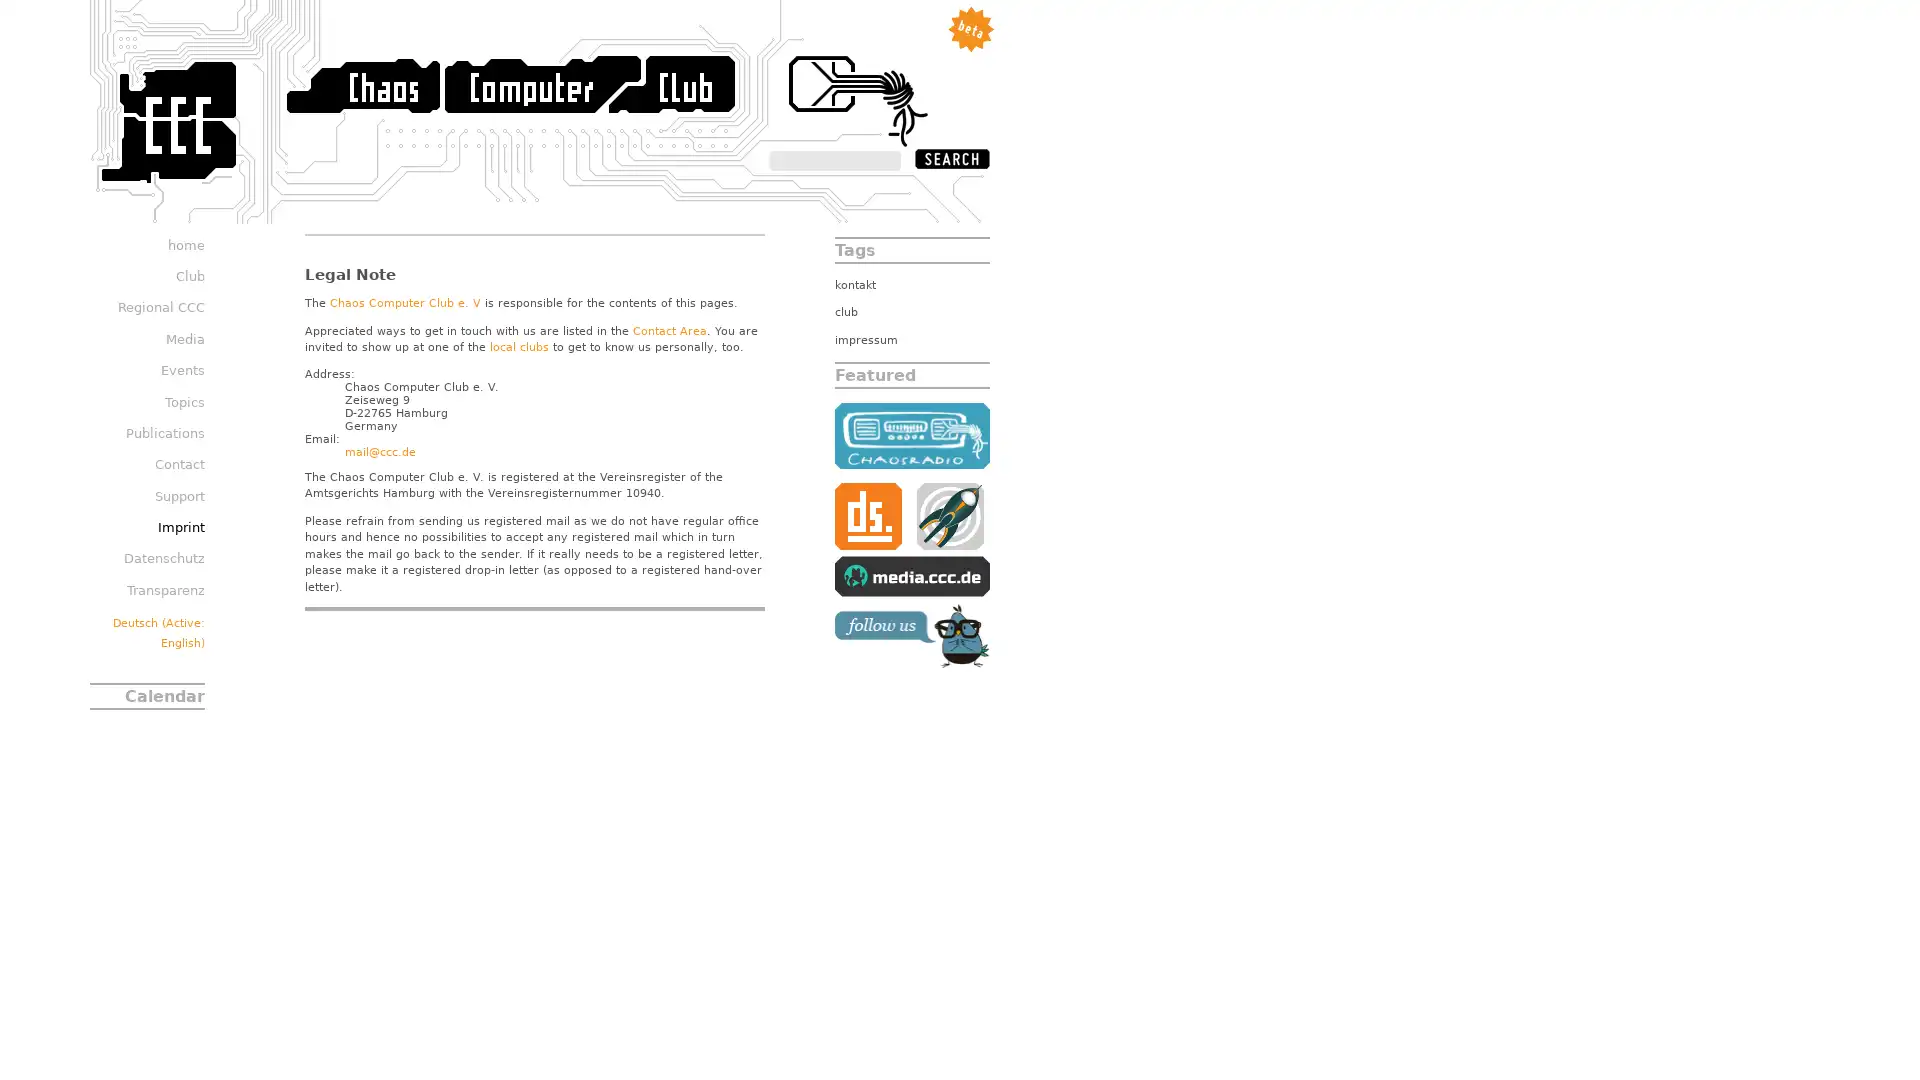 The image size is (1920, 1080). I want to click on Submit, so click(951, 157).